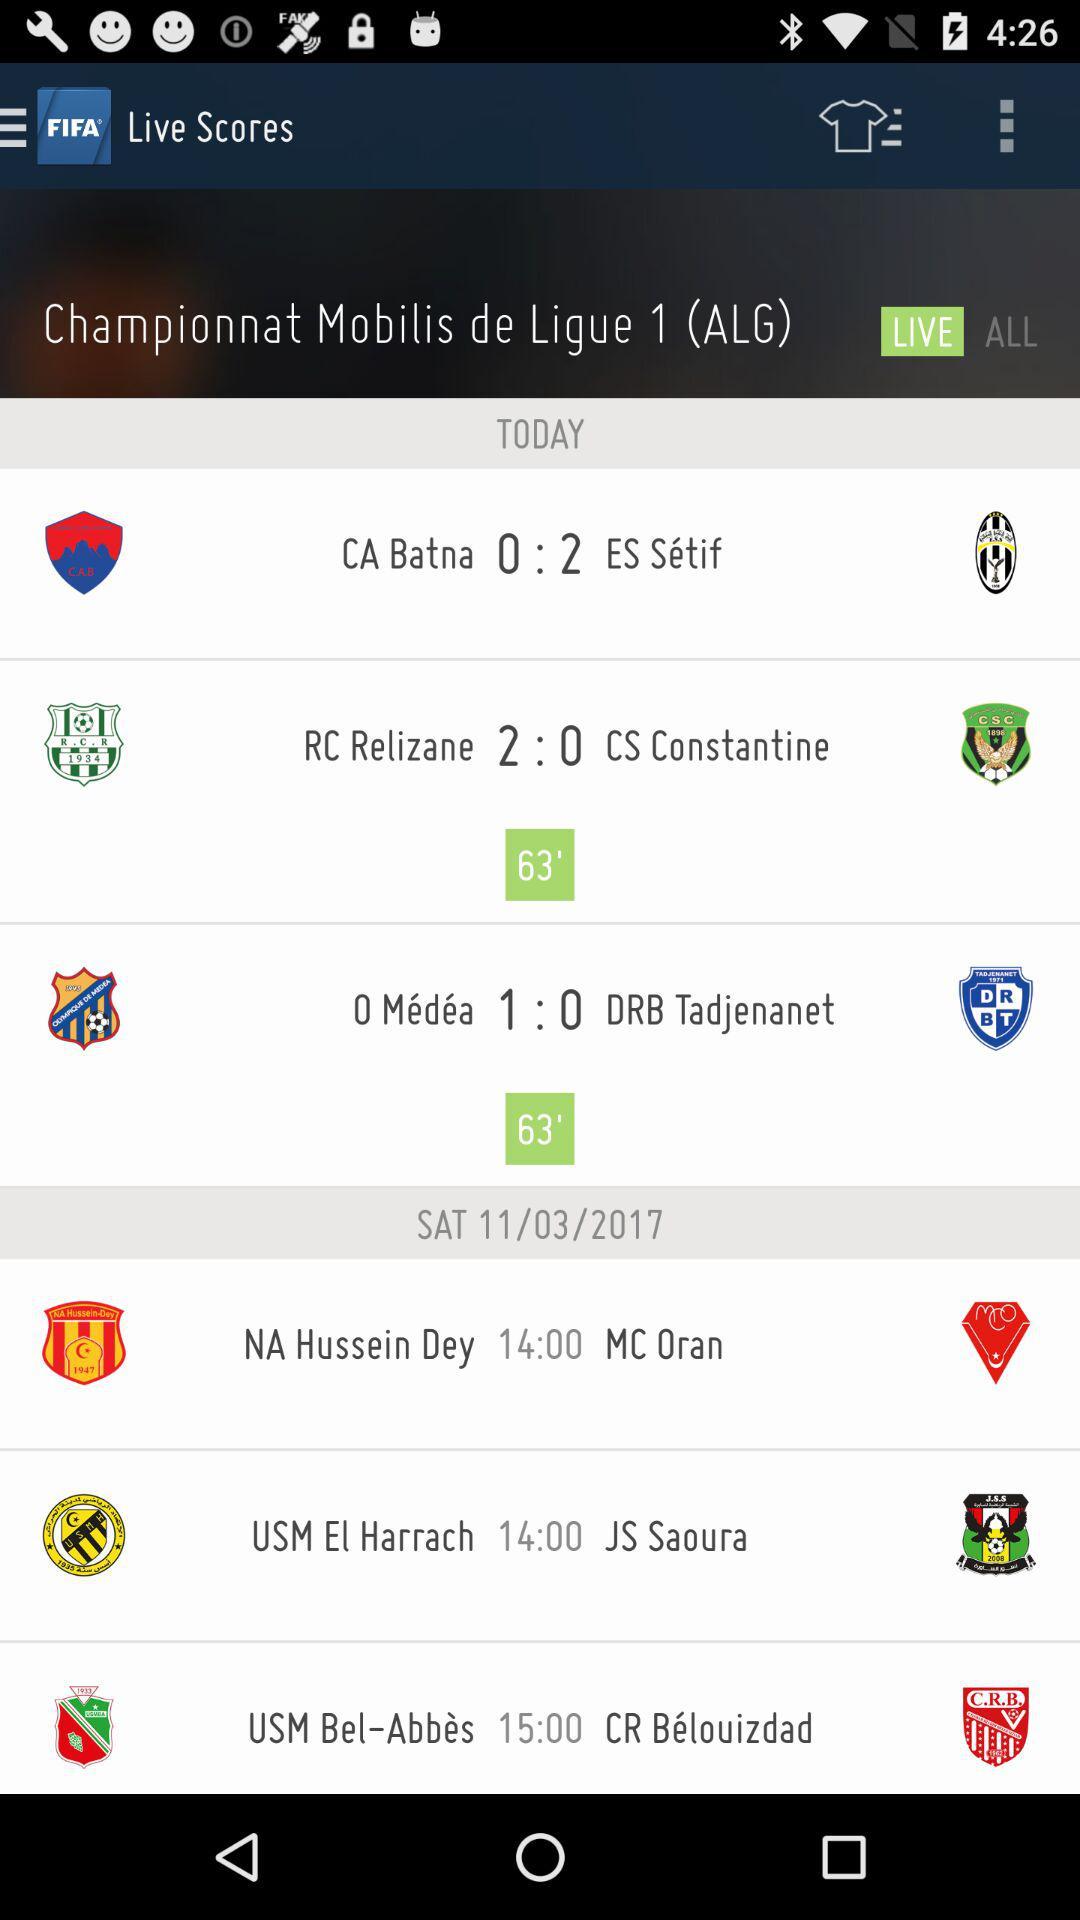 This screenshot has height=1920, width=1080. What do you see at coordinates (758, 1008) in the screenshot?
I see `drb tadjenanet item` at bounding box center [758, 1008].